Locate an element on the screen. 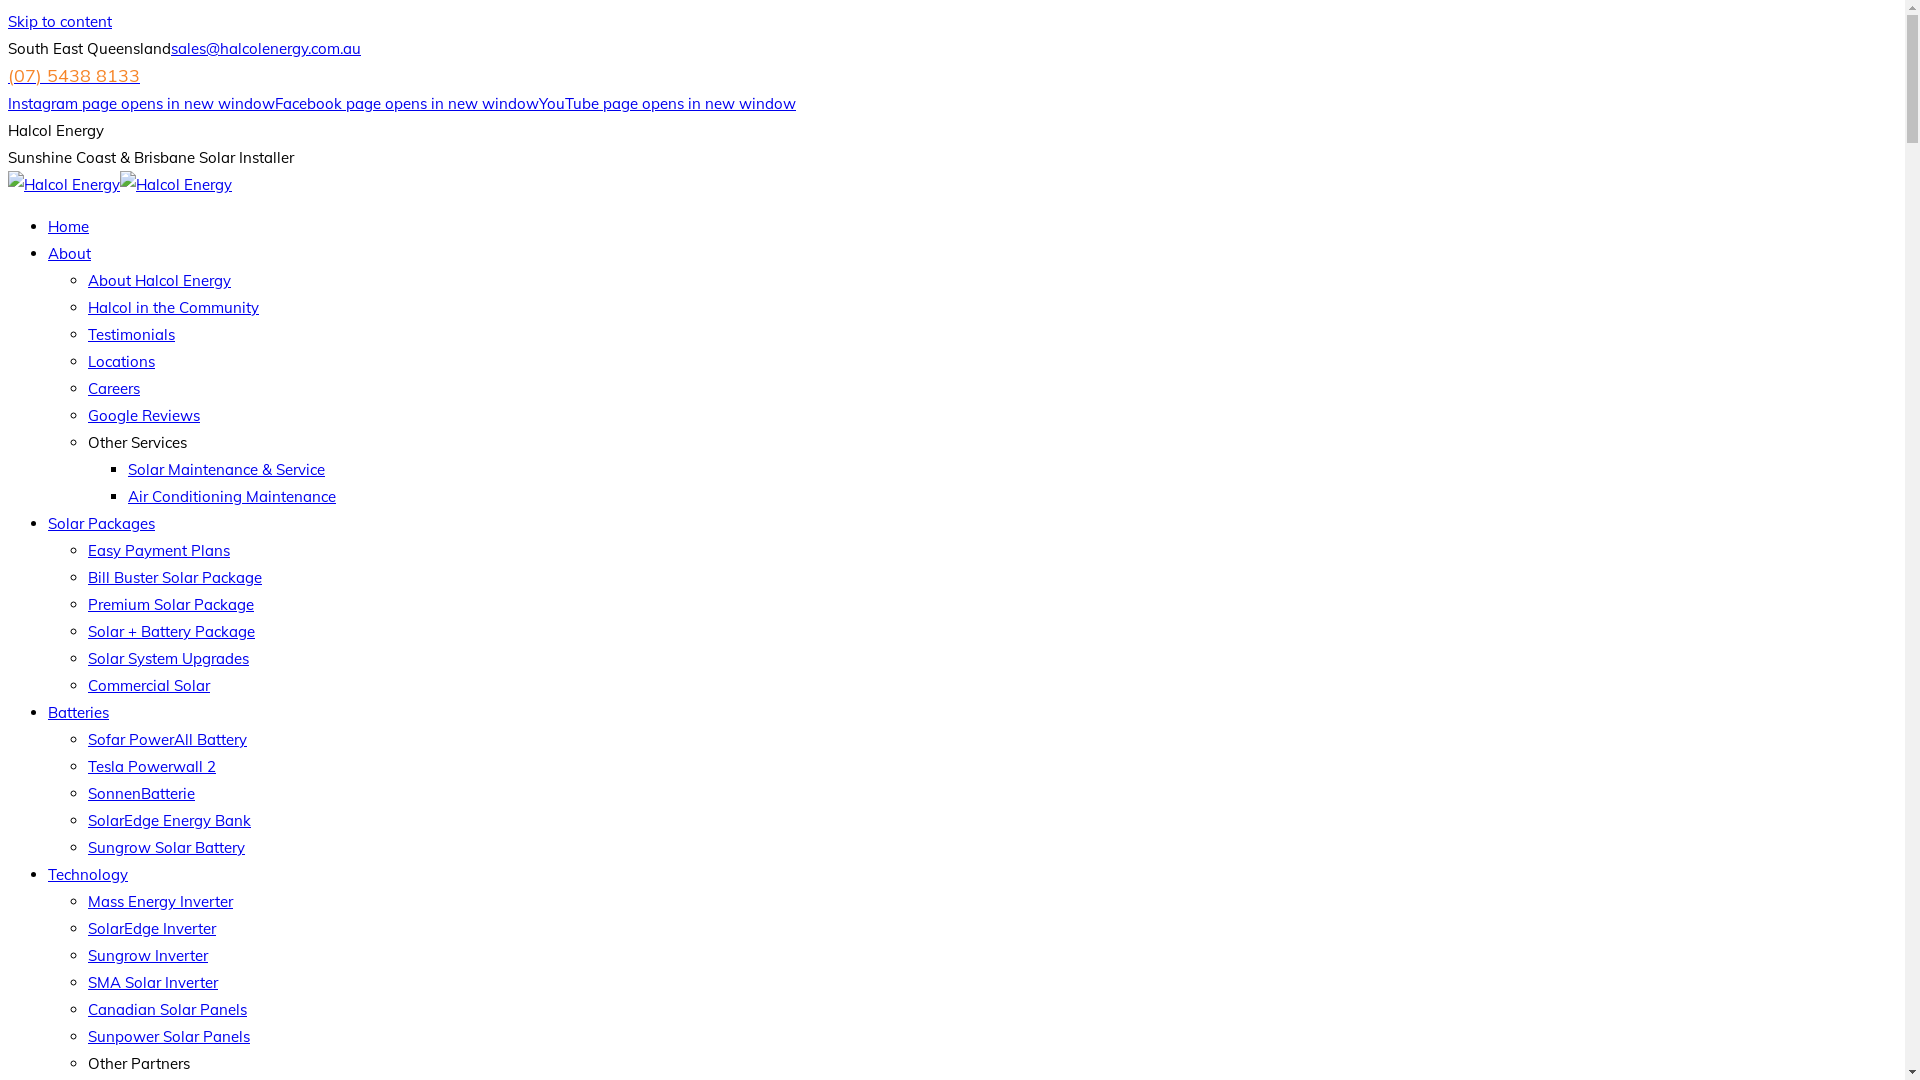 The height and width of the screenshot is (1080, 1920). 'SolarEdge Energy Bank' is located at coordinates (169, 820).